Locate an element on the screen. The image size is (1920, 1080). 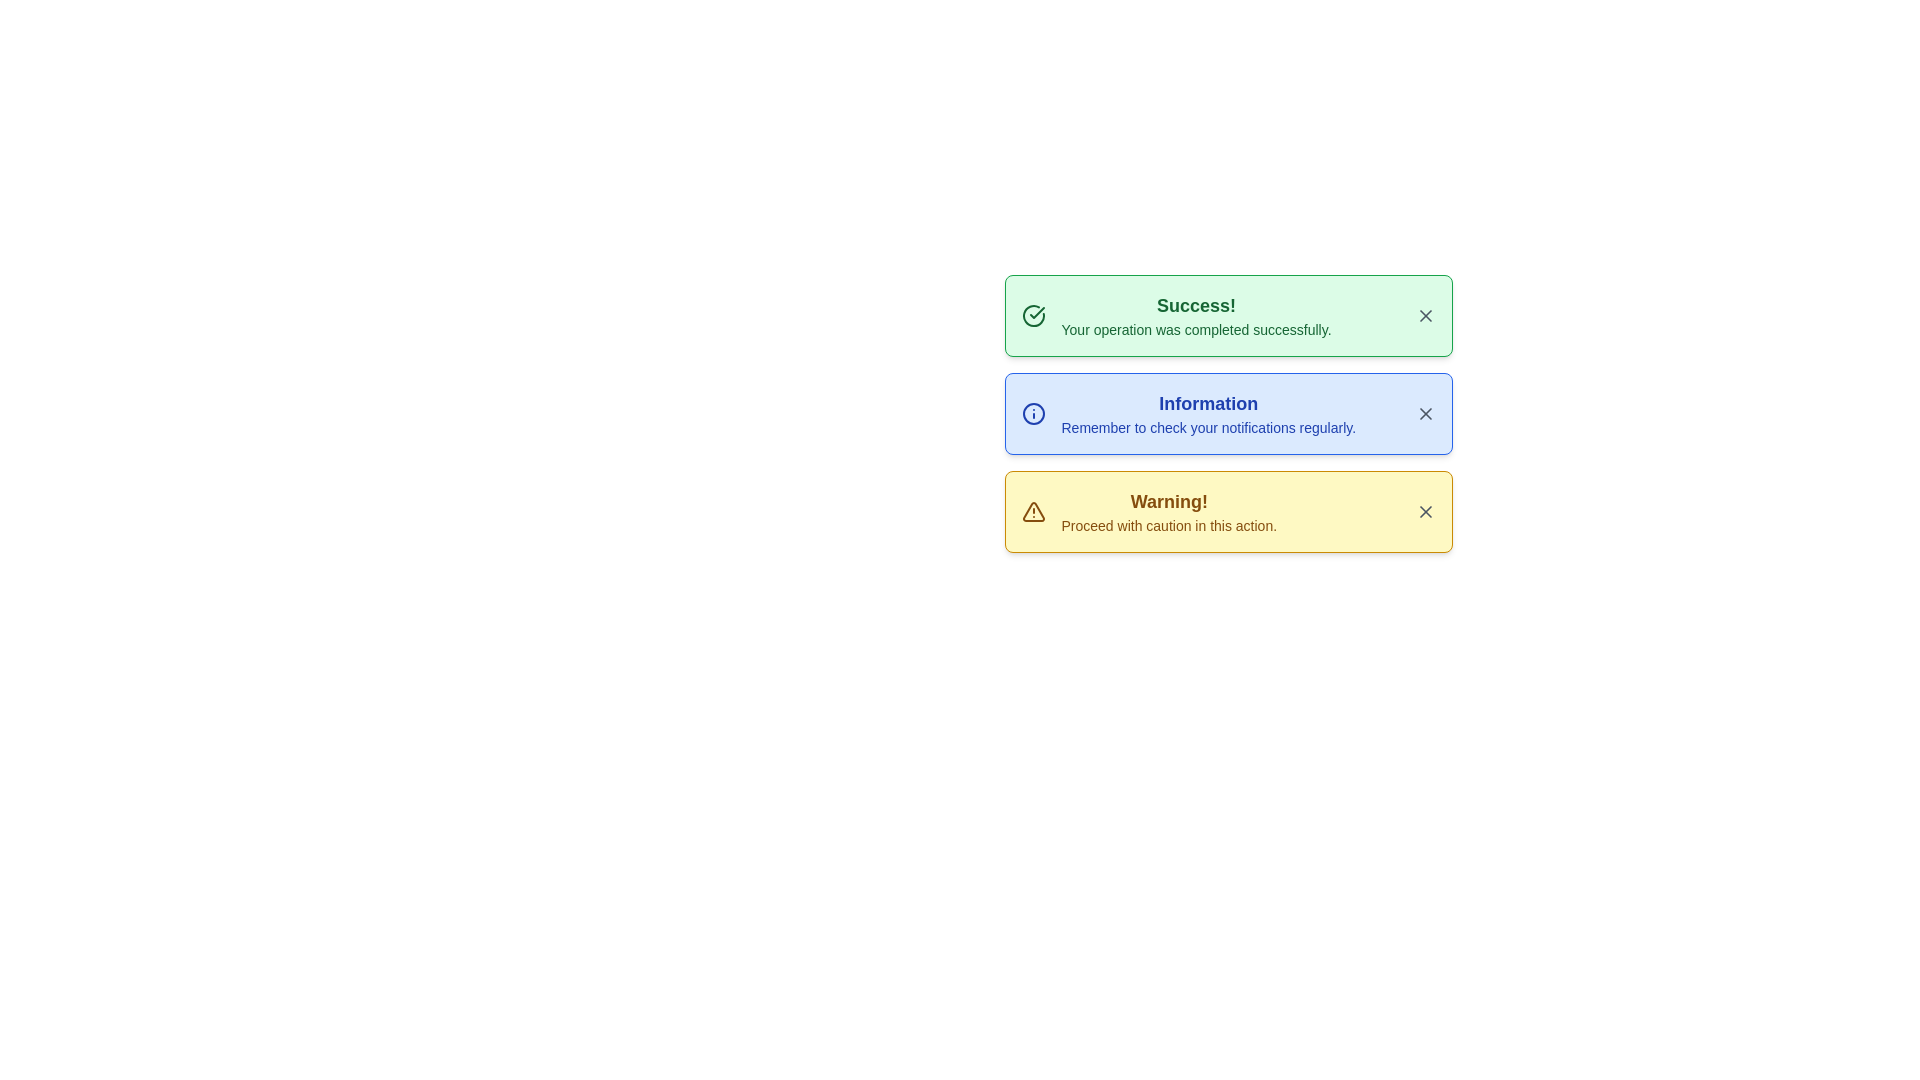
the green checkmark icon within the 'Success!' button, which is located in the top-left portion of the button and shares space with a circular icon is located at coordinates (1036, 312).